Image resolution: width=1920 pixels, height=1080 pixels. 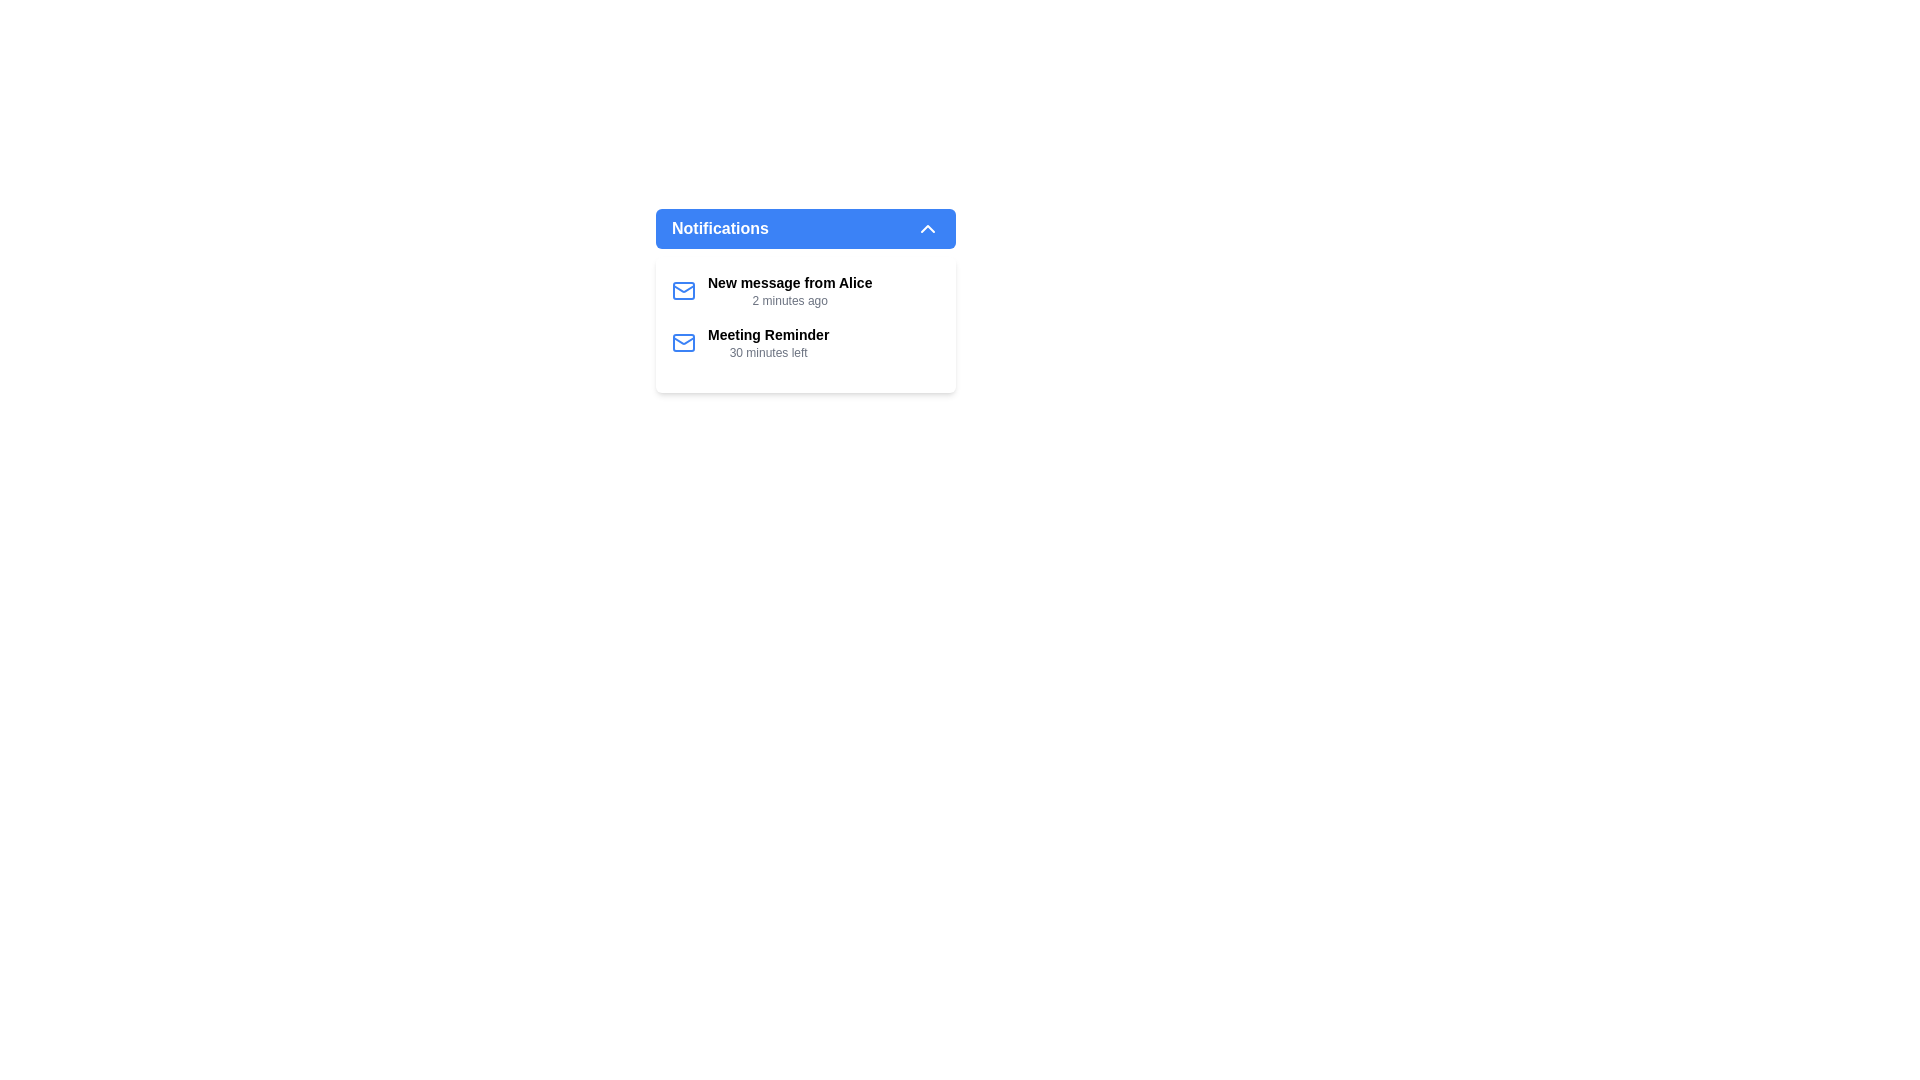 I want to click on the second notification entry in the notification list that informs the user about an upcoming meeting event, so click(x=767, y=342).